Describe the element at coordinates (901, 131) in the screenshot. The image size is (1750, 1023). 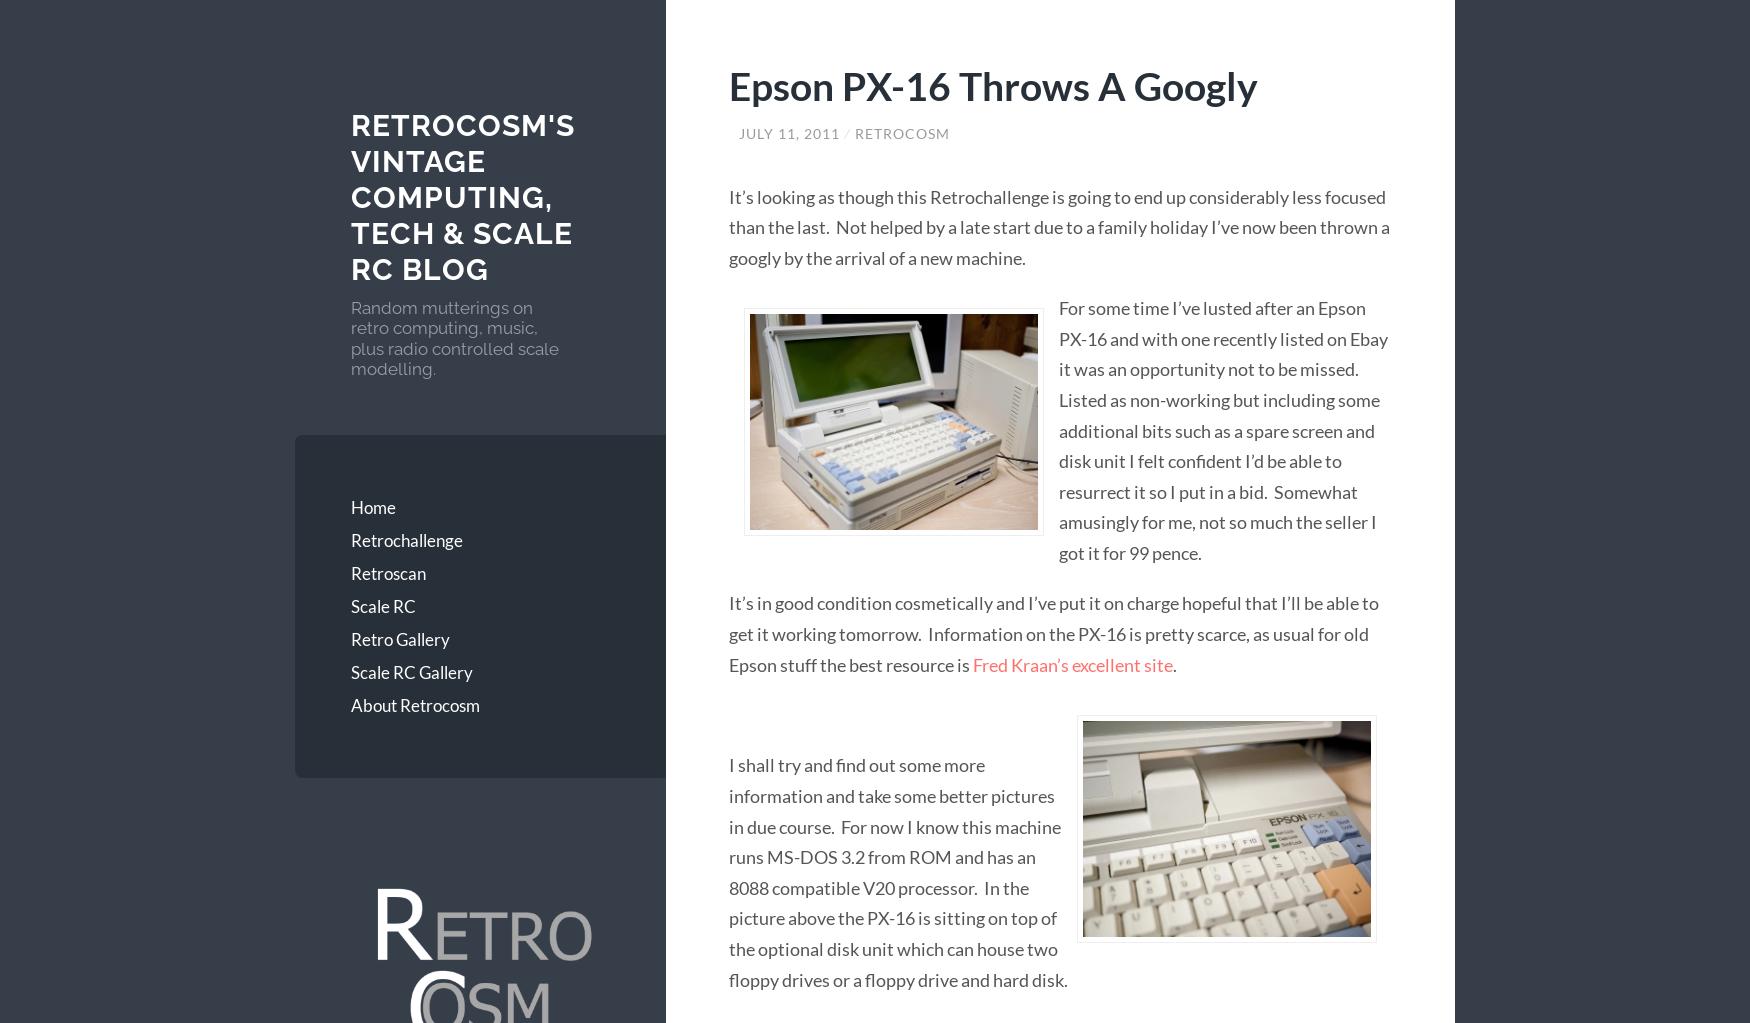
I see `'Retrocosm'` at that location.